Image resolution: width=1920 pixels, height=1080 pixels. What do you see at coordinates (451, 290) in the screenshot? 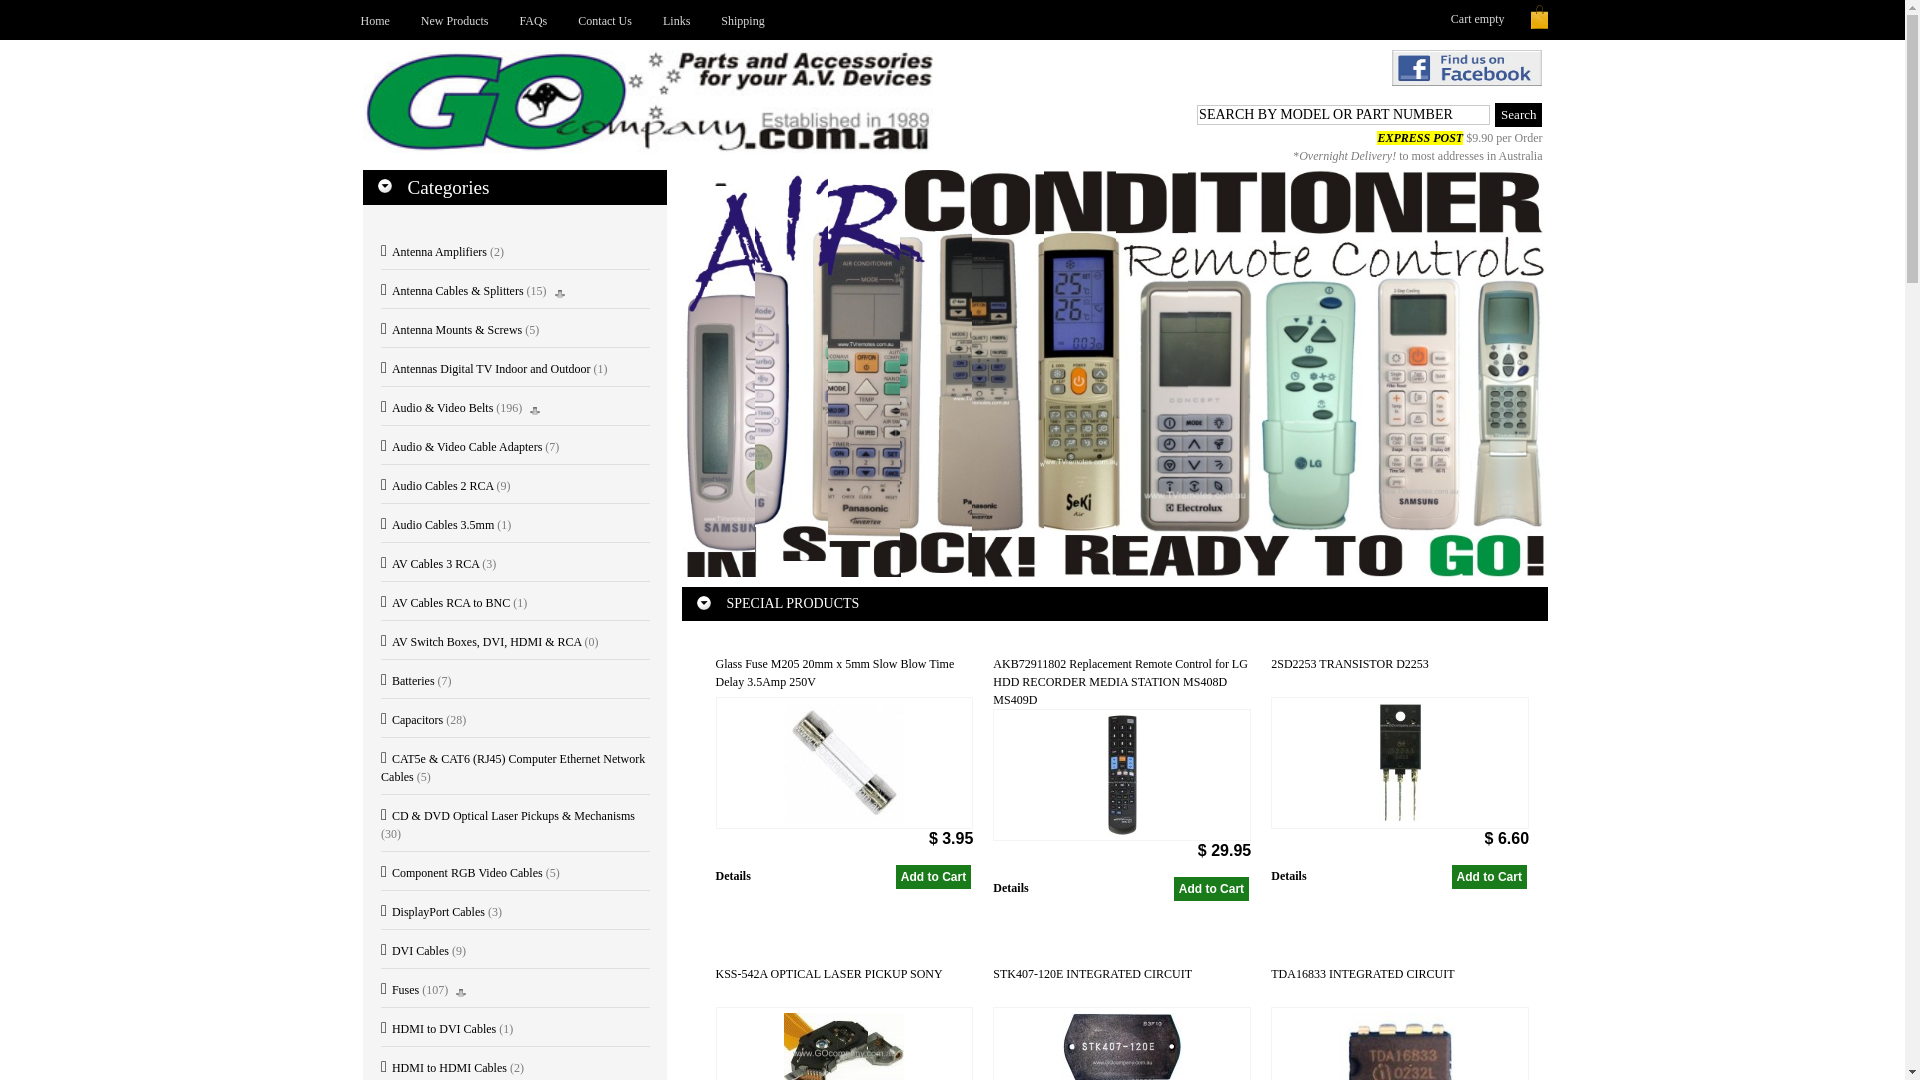
I see `'Antenna Cables & Splitters'` at bounding box center [451, 290].